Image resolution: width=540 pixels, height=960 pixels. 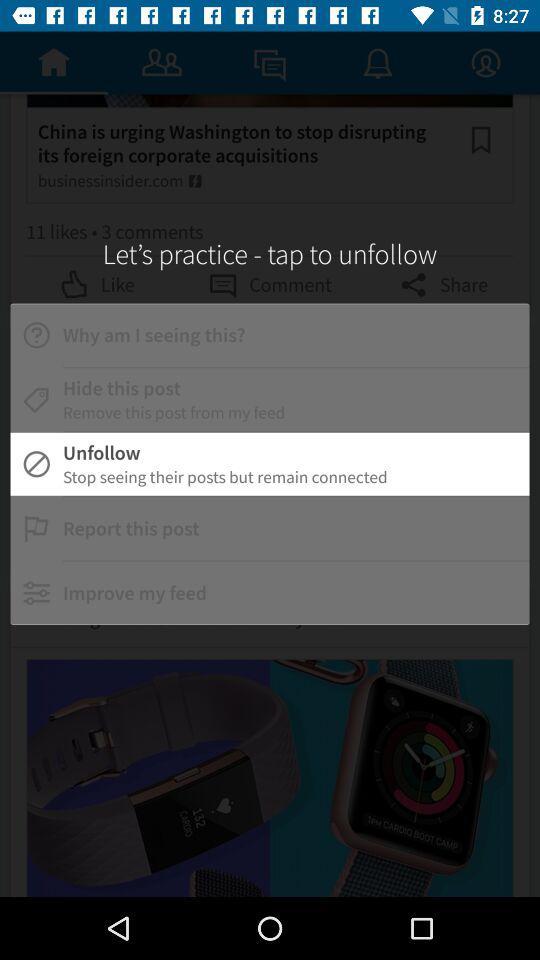 I want to click on the second image on bottom of the page, so click(x=270, y=777).